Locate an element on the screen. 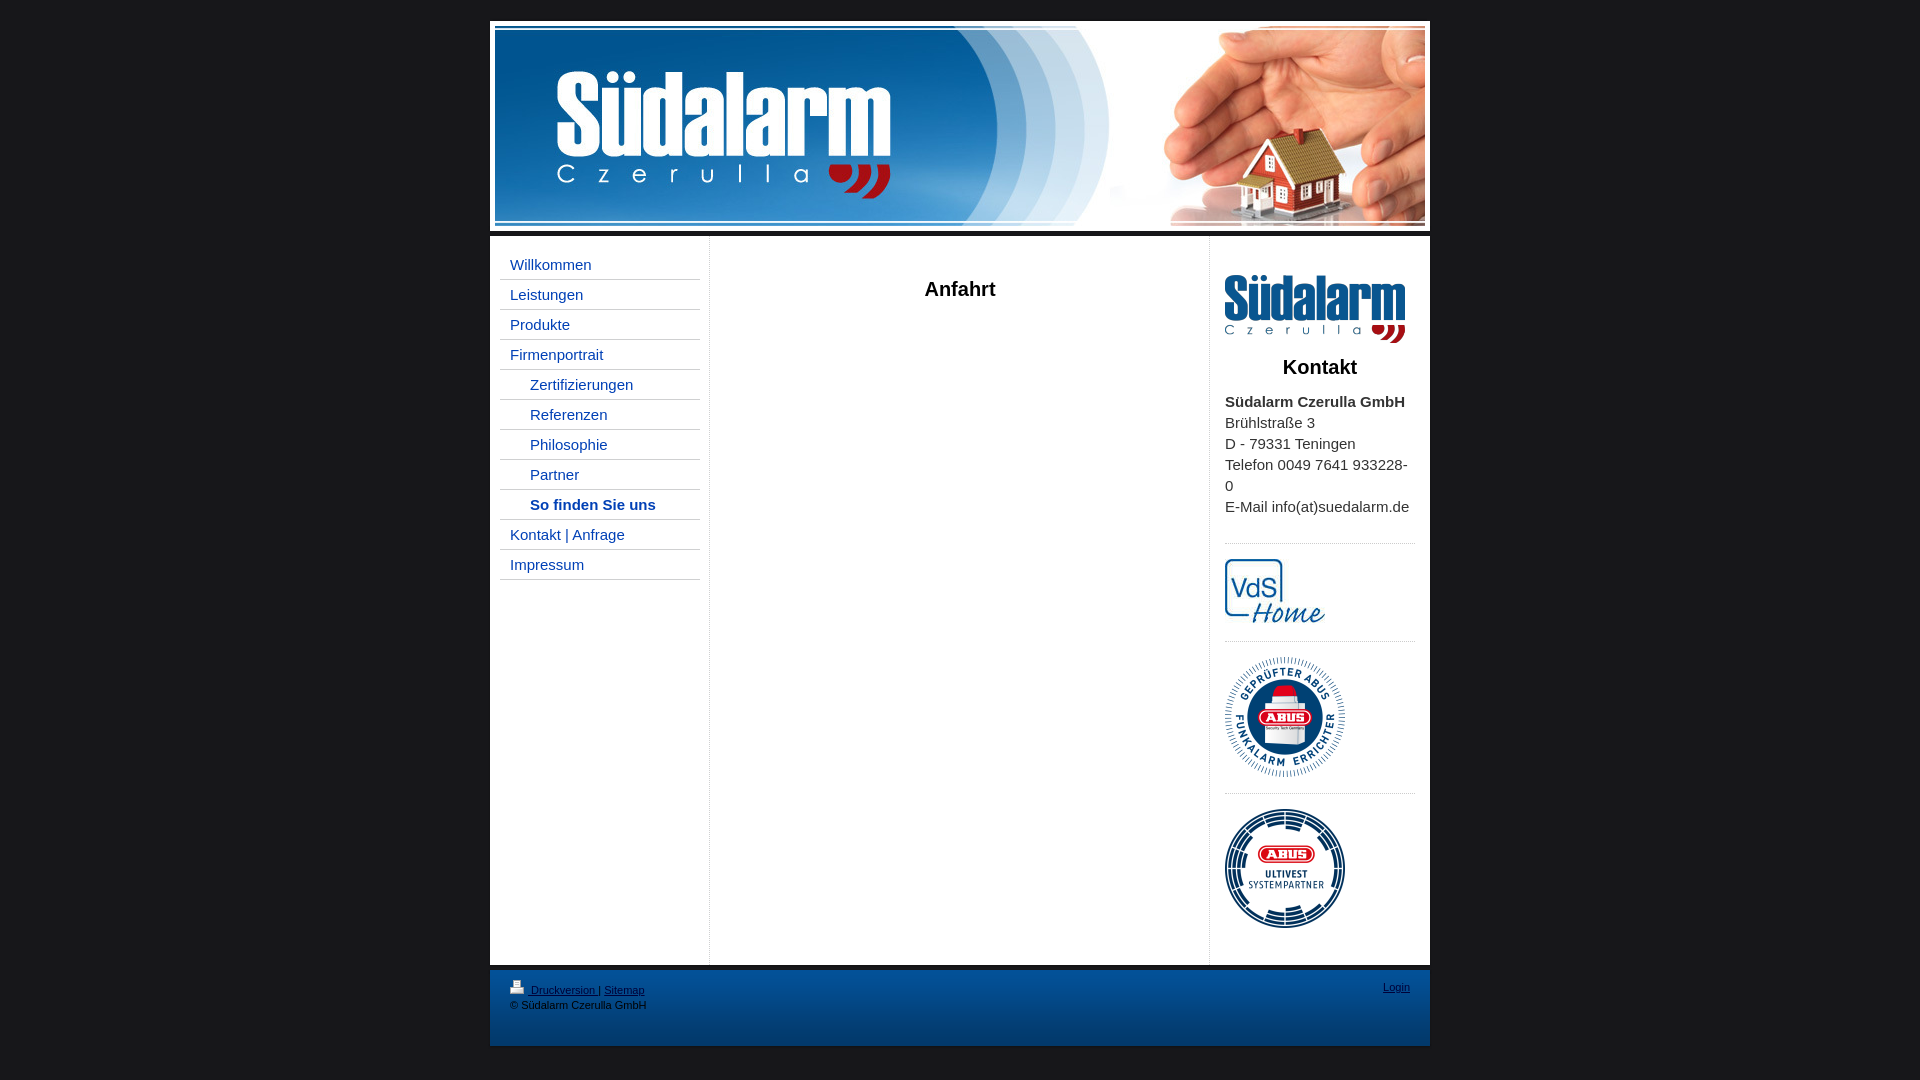 The height and width of the screenshot is (1080, 1920). 'Firmenportrait' is located at coordinates (499, 353).